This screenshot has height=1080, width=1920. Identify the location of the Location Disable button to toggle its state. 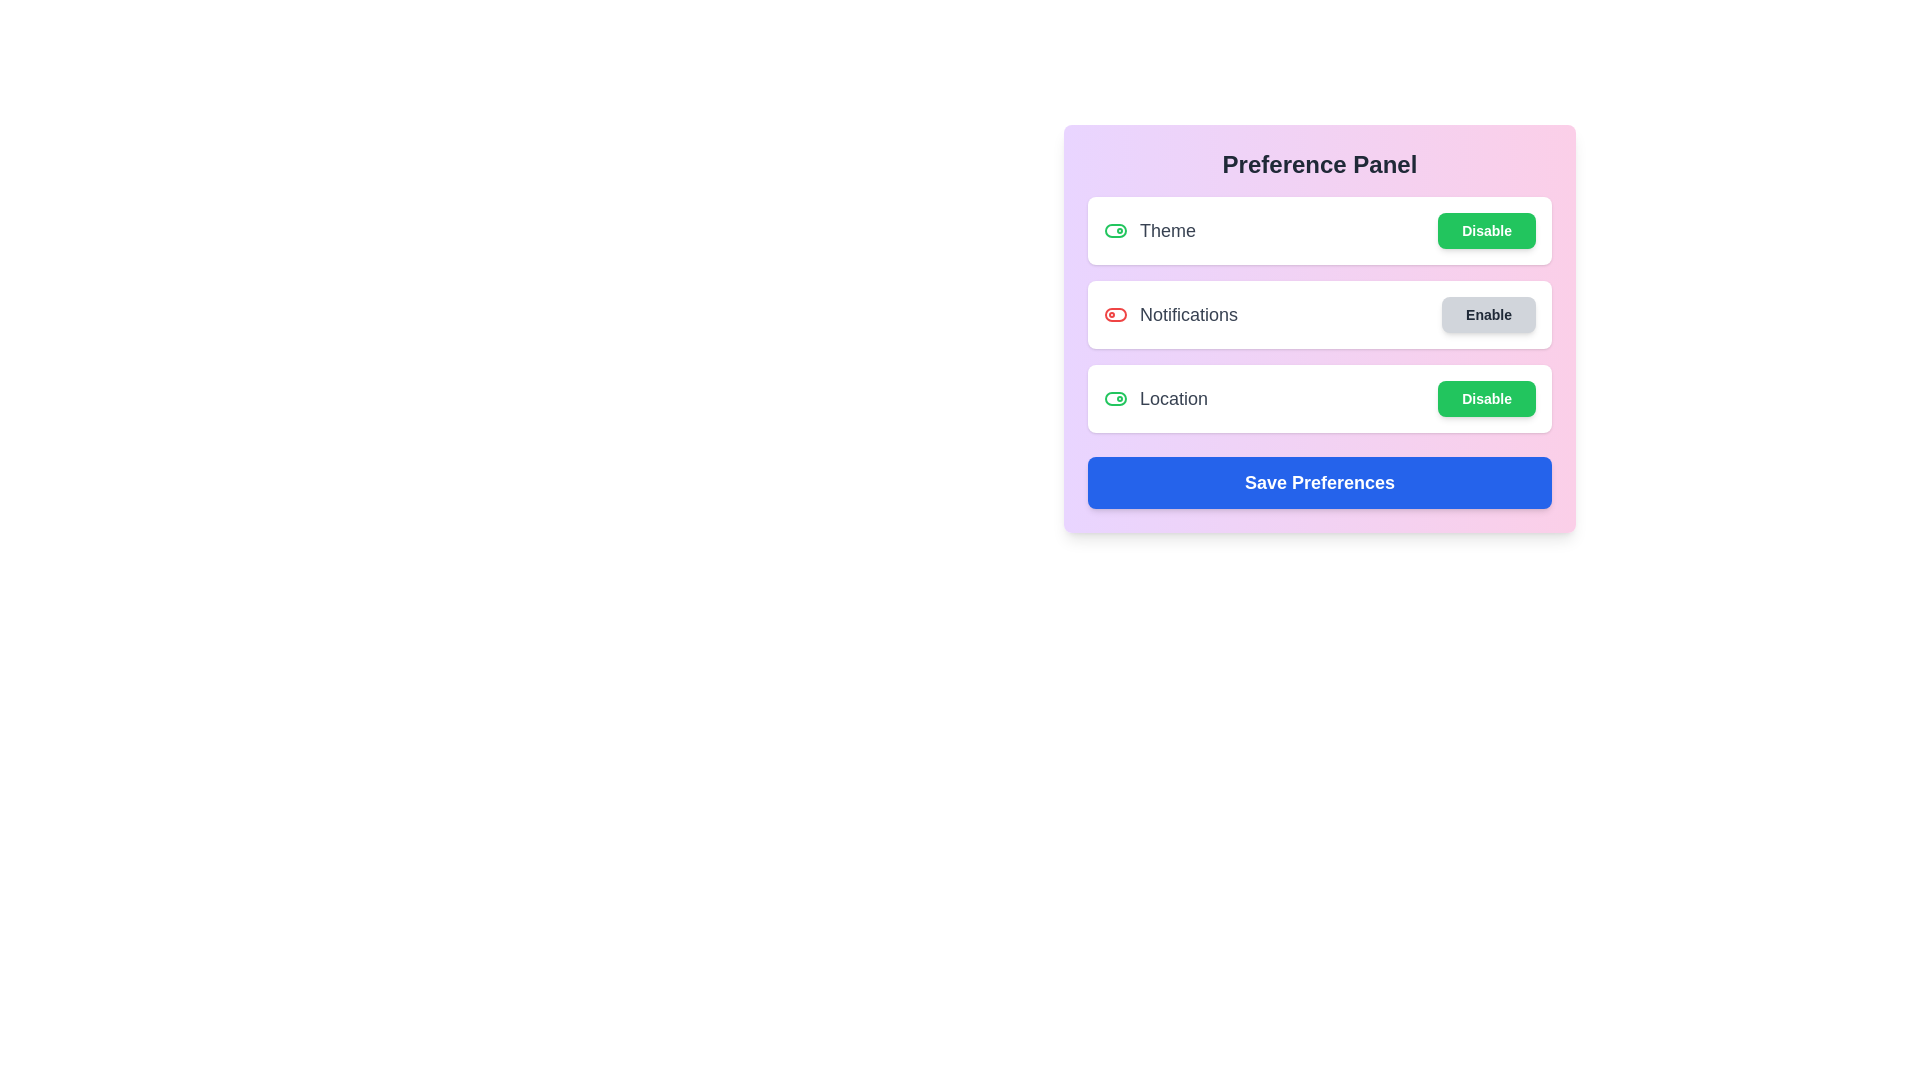
(1487, 398).